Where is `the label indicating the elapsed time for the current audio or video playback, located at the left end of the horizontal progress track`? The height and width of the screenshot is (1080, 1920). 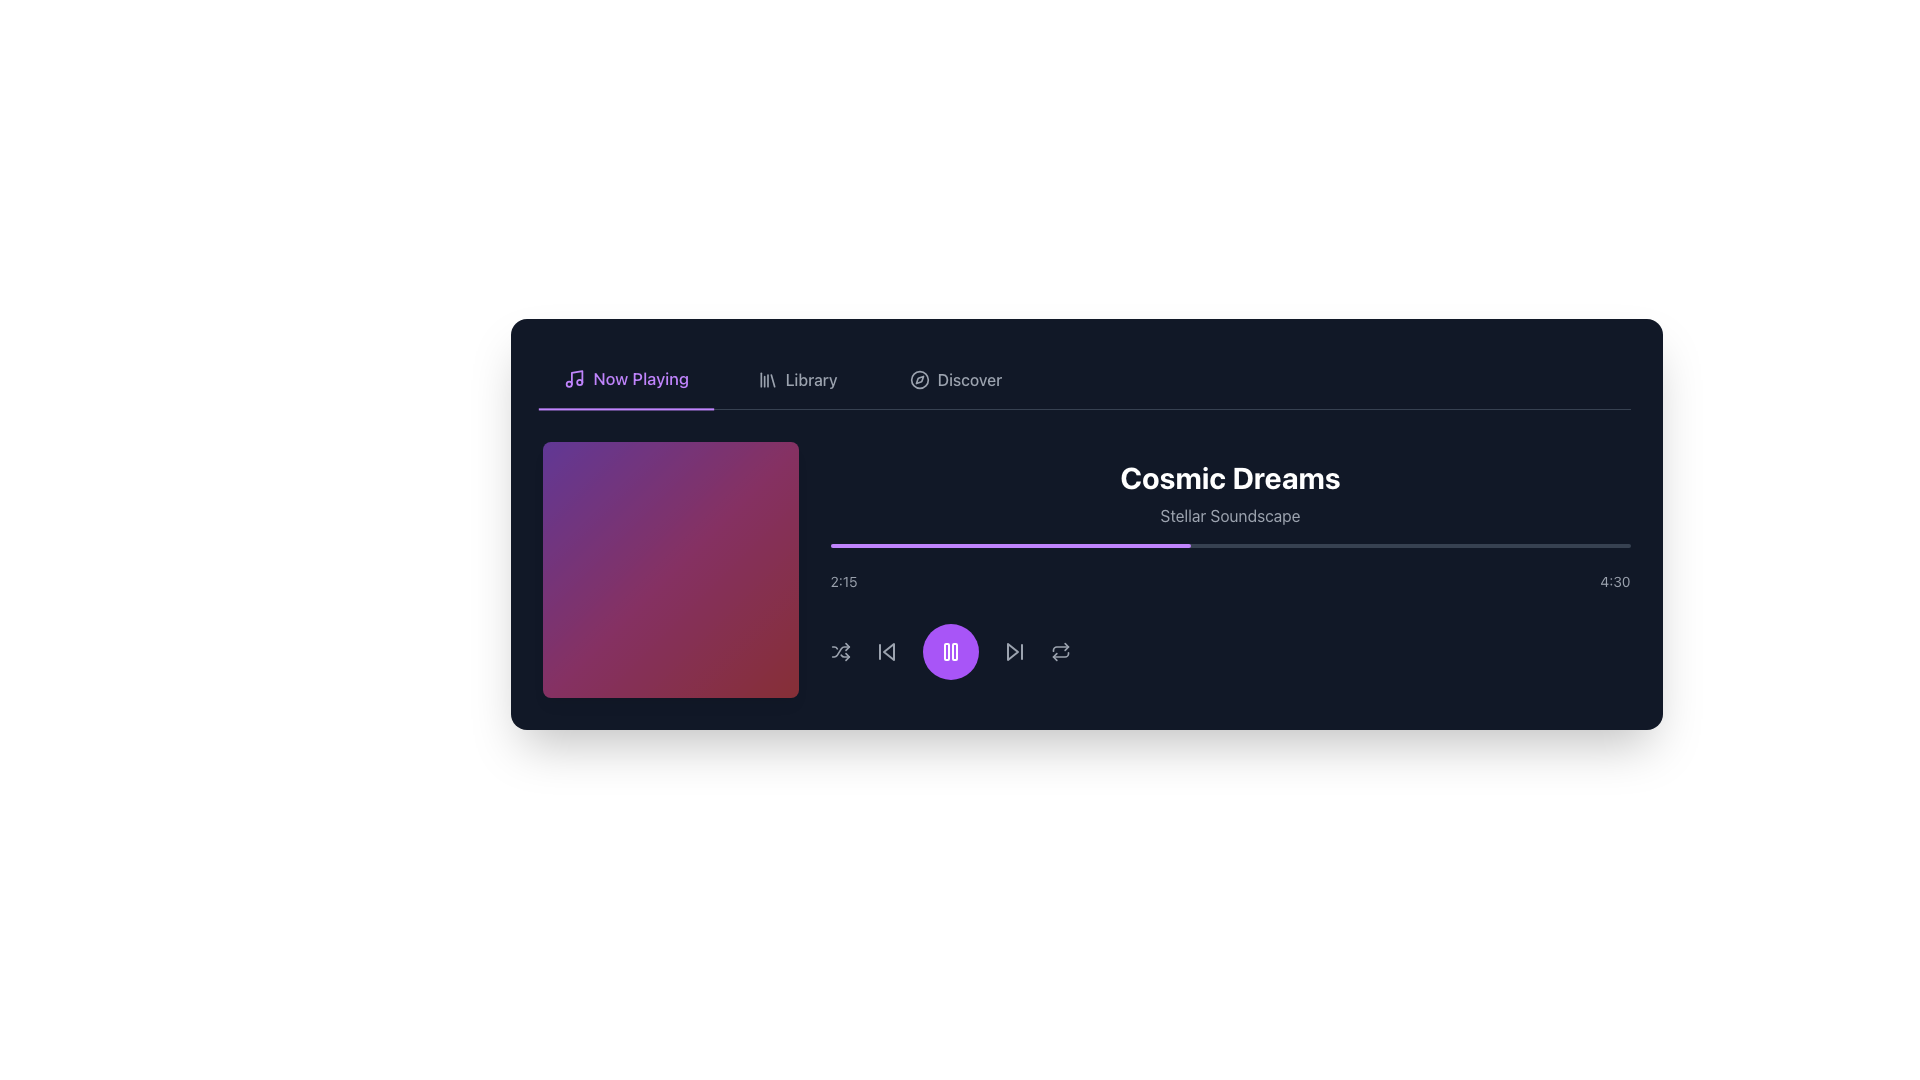 the label indicating the elapsed time for the current audio or video playback, located at the left end of the horizontal progress track is located at coordinates (844, 582).